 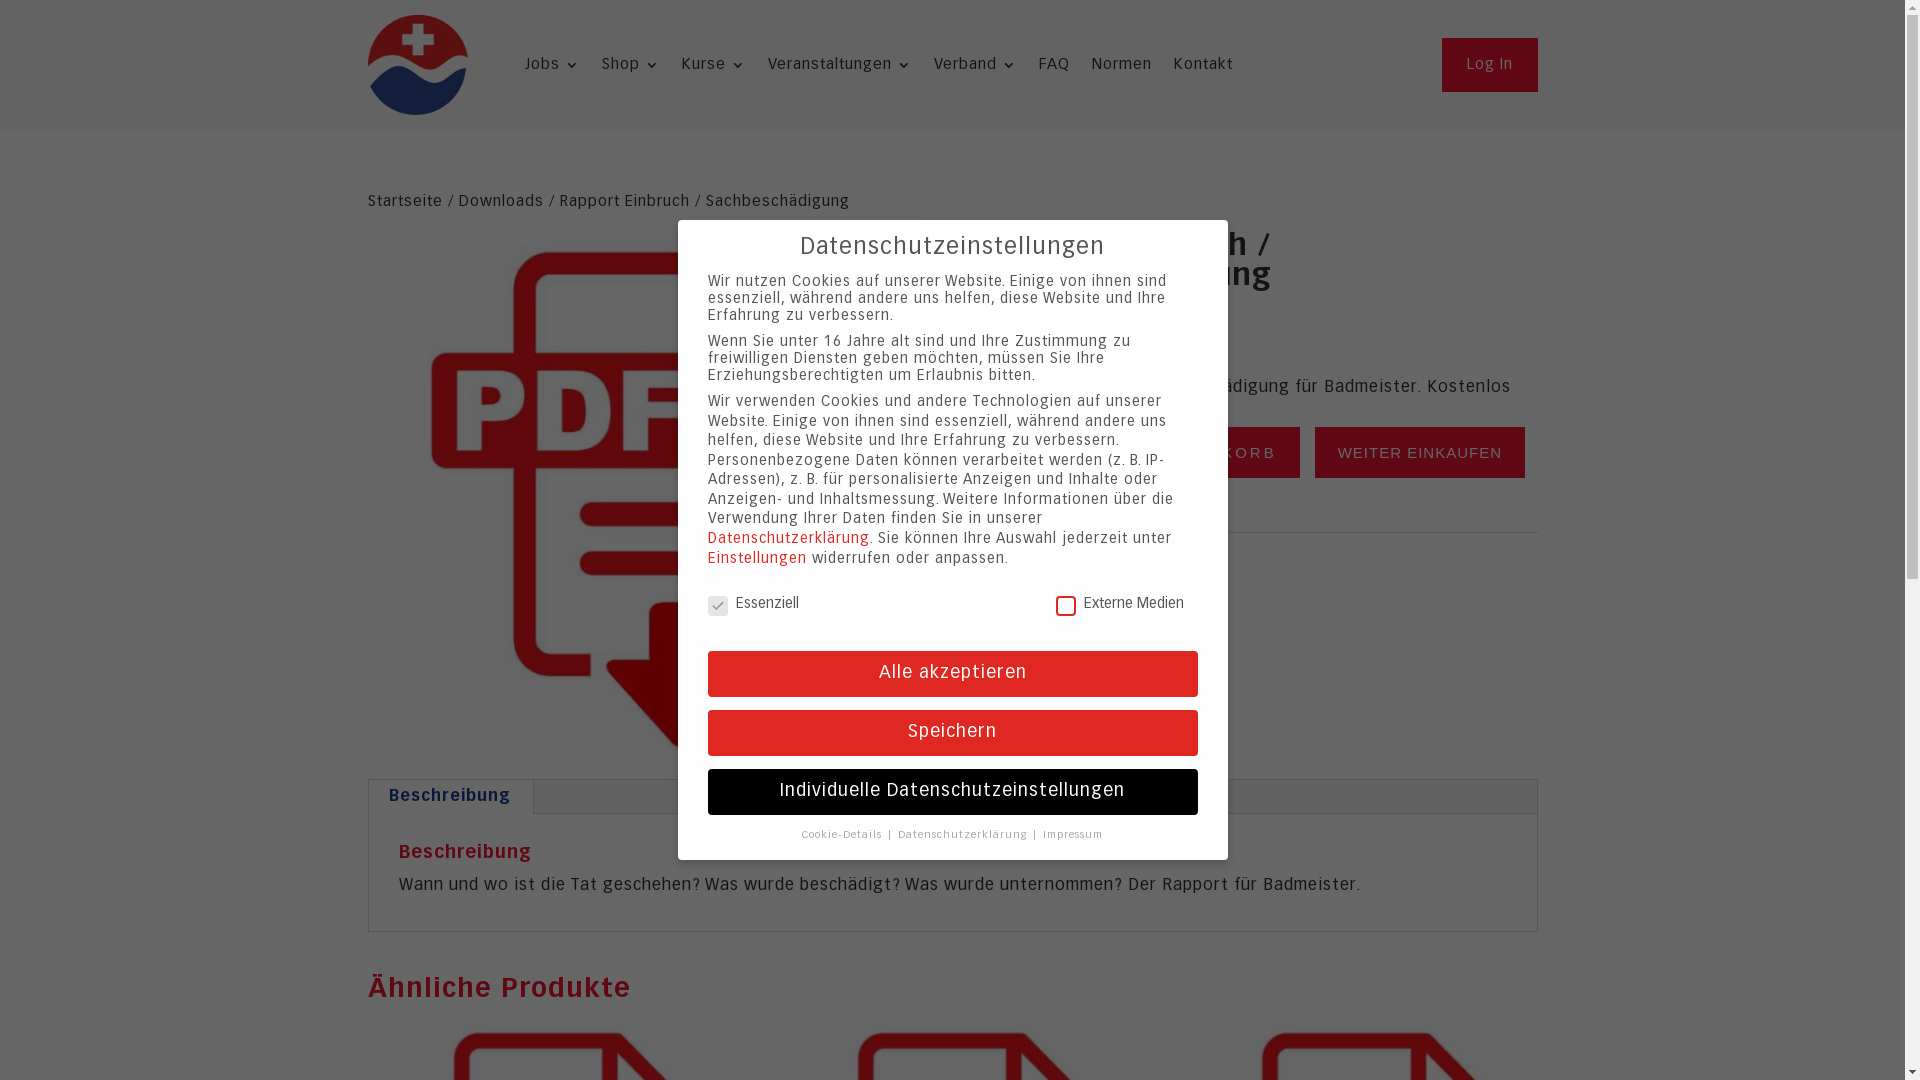 I want to click on 'FAQ', so click(x=1038, y=68).